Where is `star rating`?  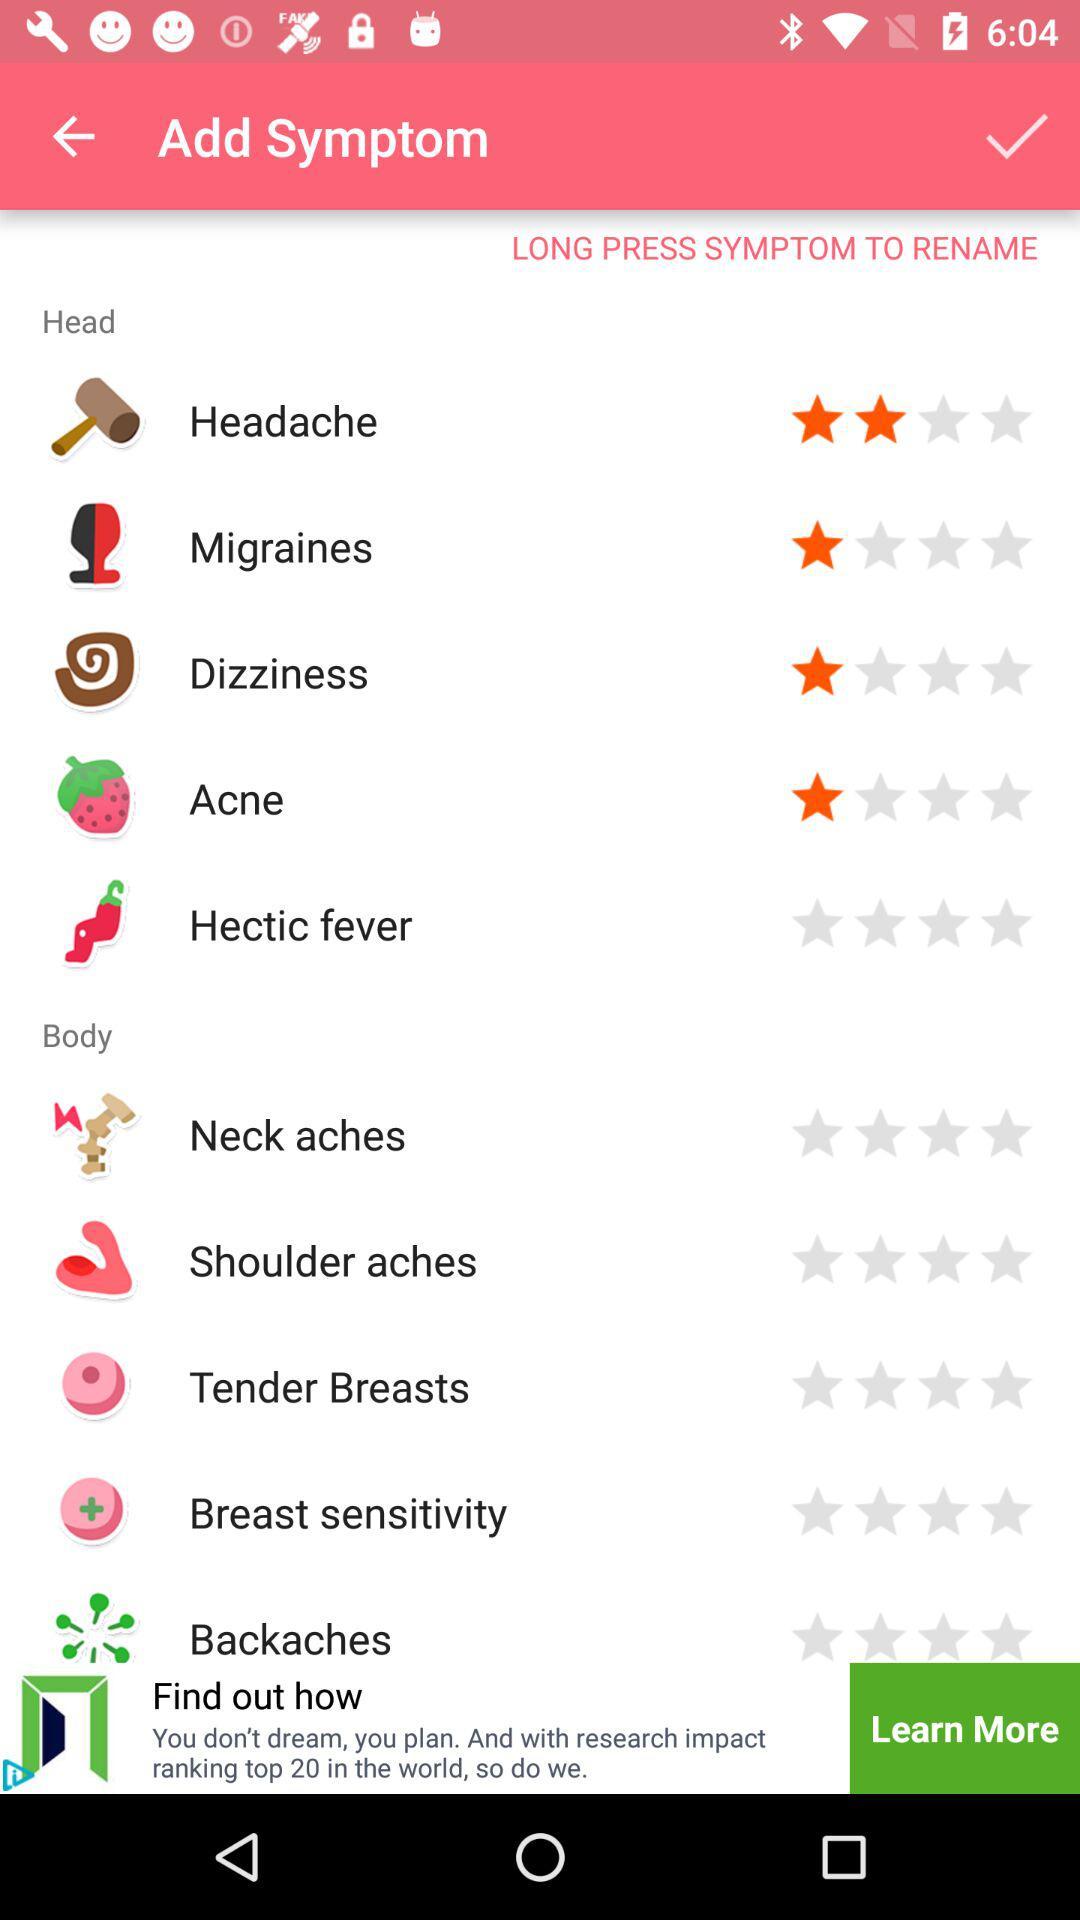
star rating is located at coordinates (943, 1634).